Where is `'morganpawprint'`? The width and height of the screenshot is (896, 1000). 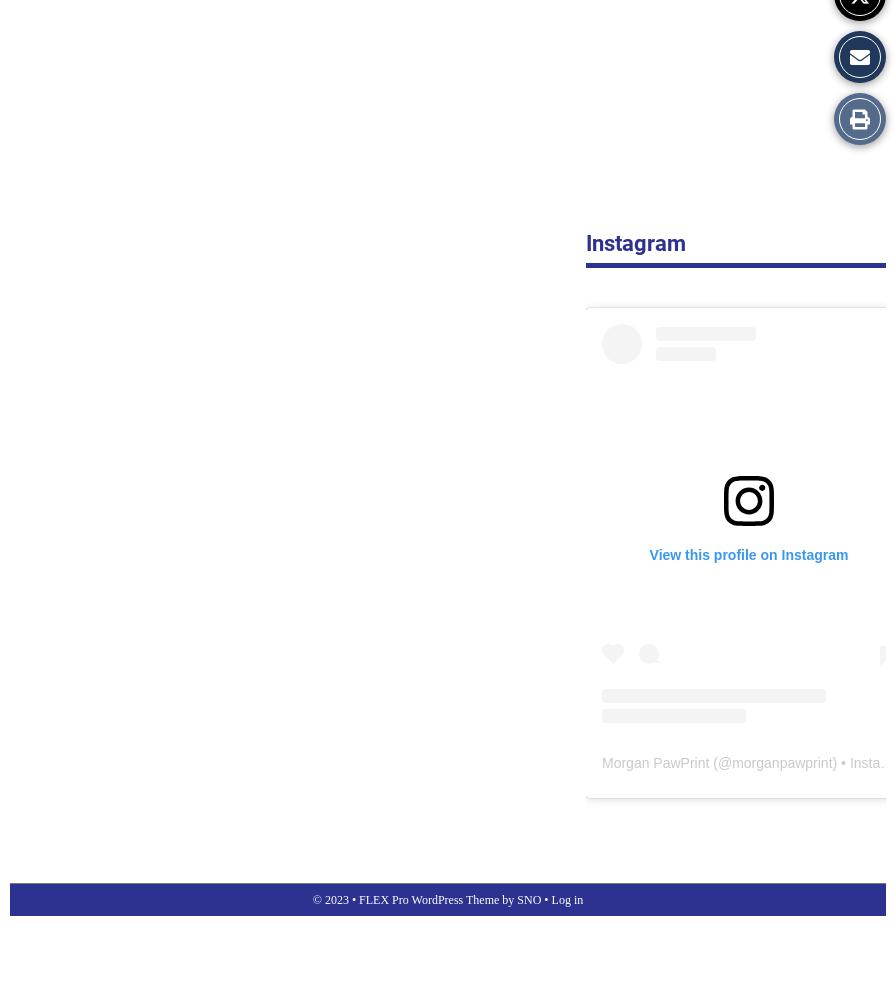 'morganpawprint' is located at coordinates (732, 762).